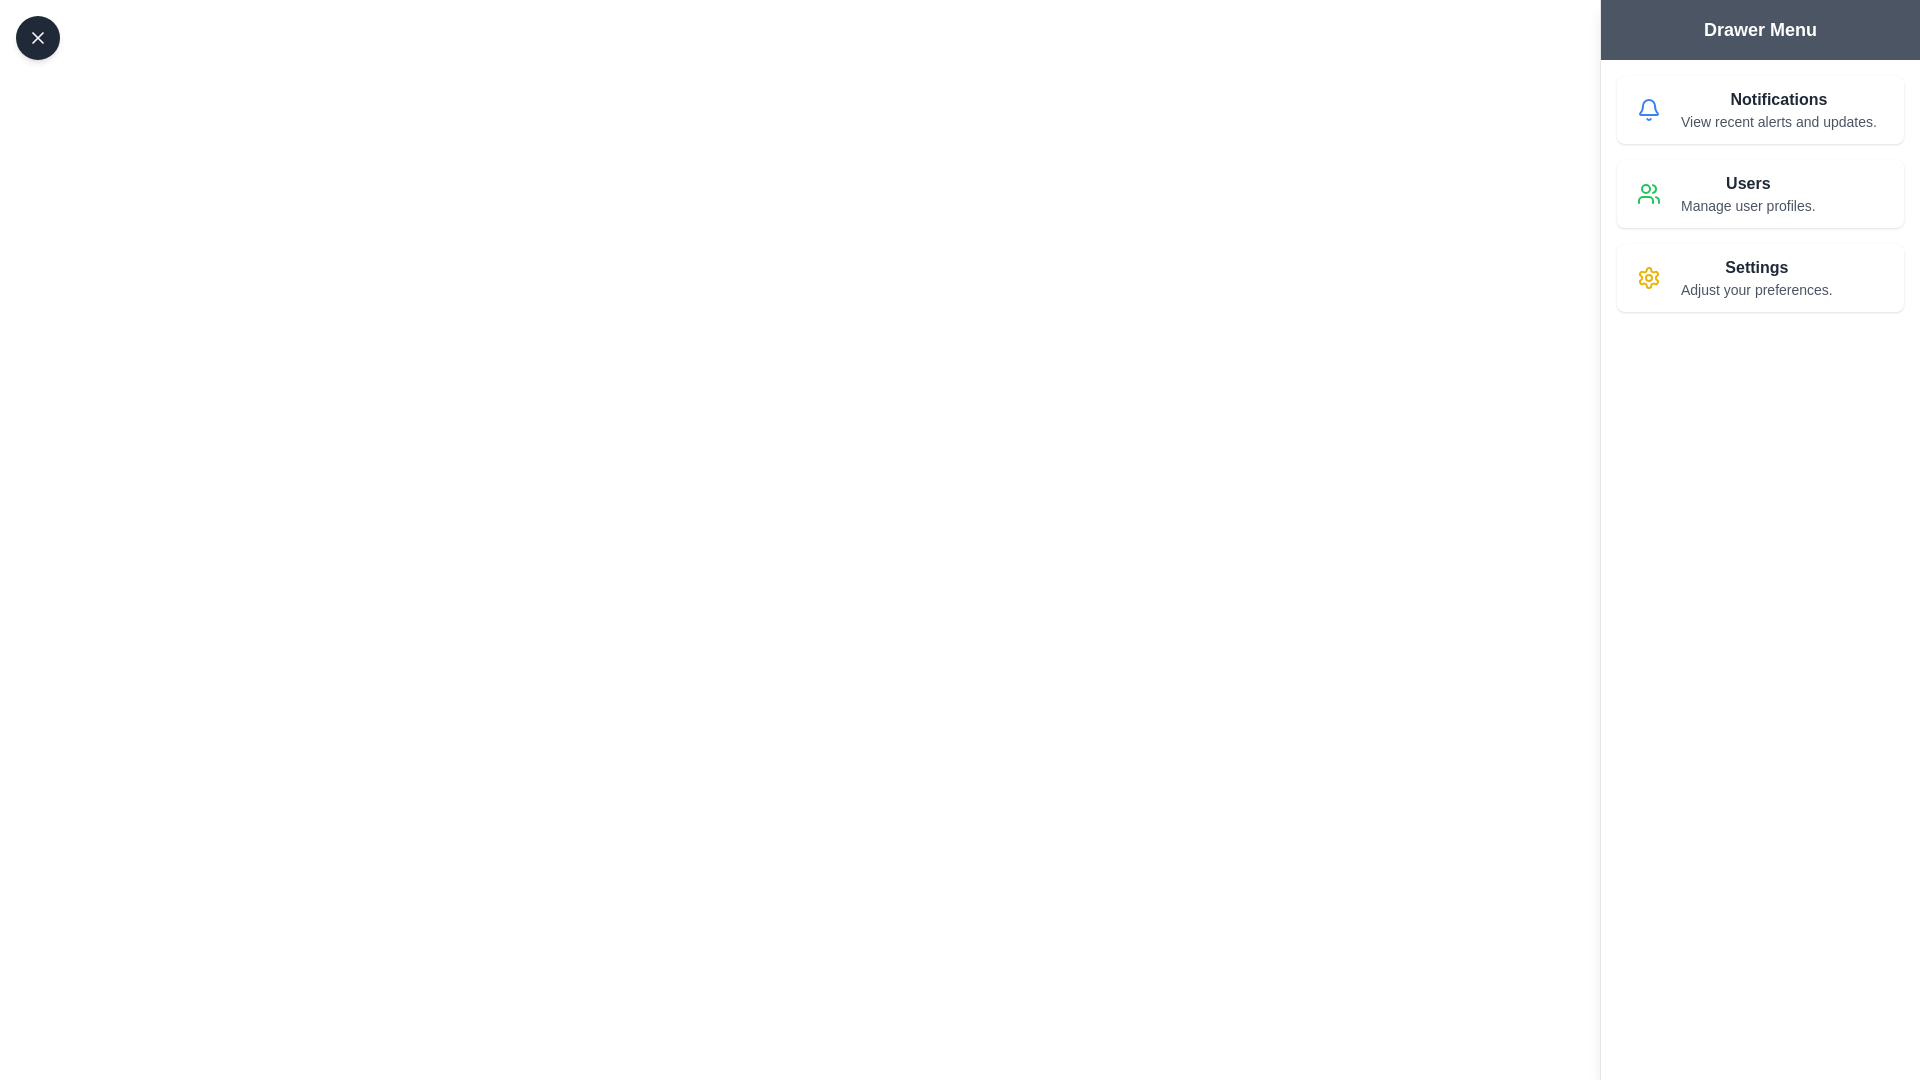 Image resolution: width=1920 pixels, height=1080 pixels. I want to click on the toggle button in the top-left corner to toggle the drawer's visibility, so click(38, 38).